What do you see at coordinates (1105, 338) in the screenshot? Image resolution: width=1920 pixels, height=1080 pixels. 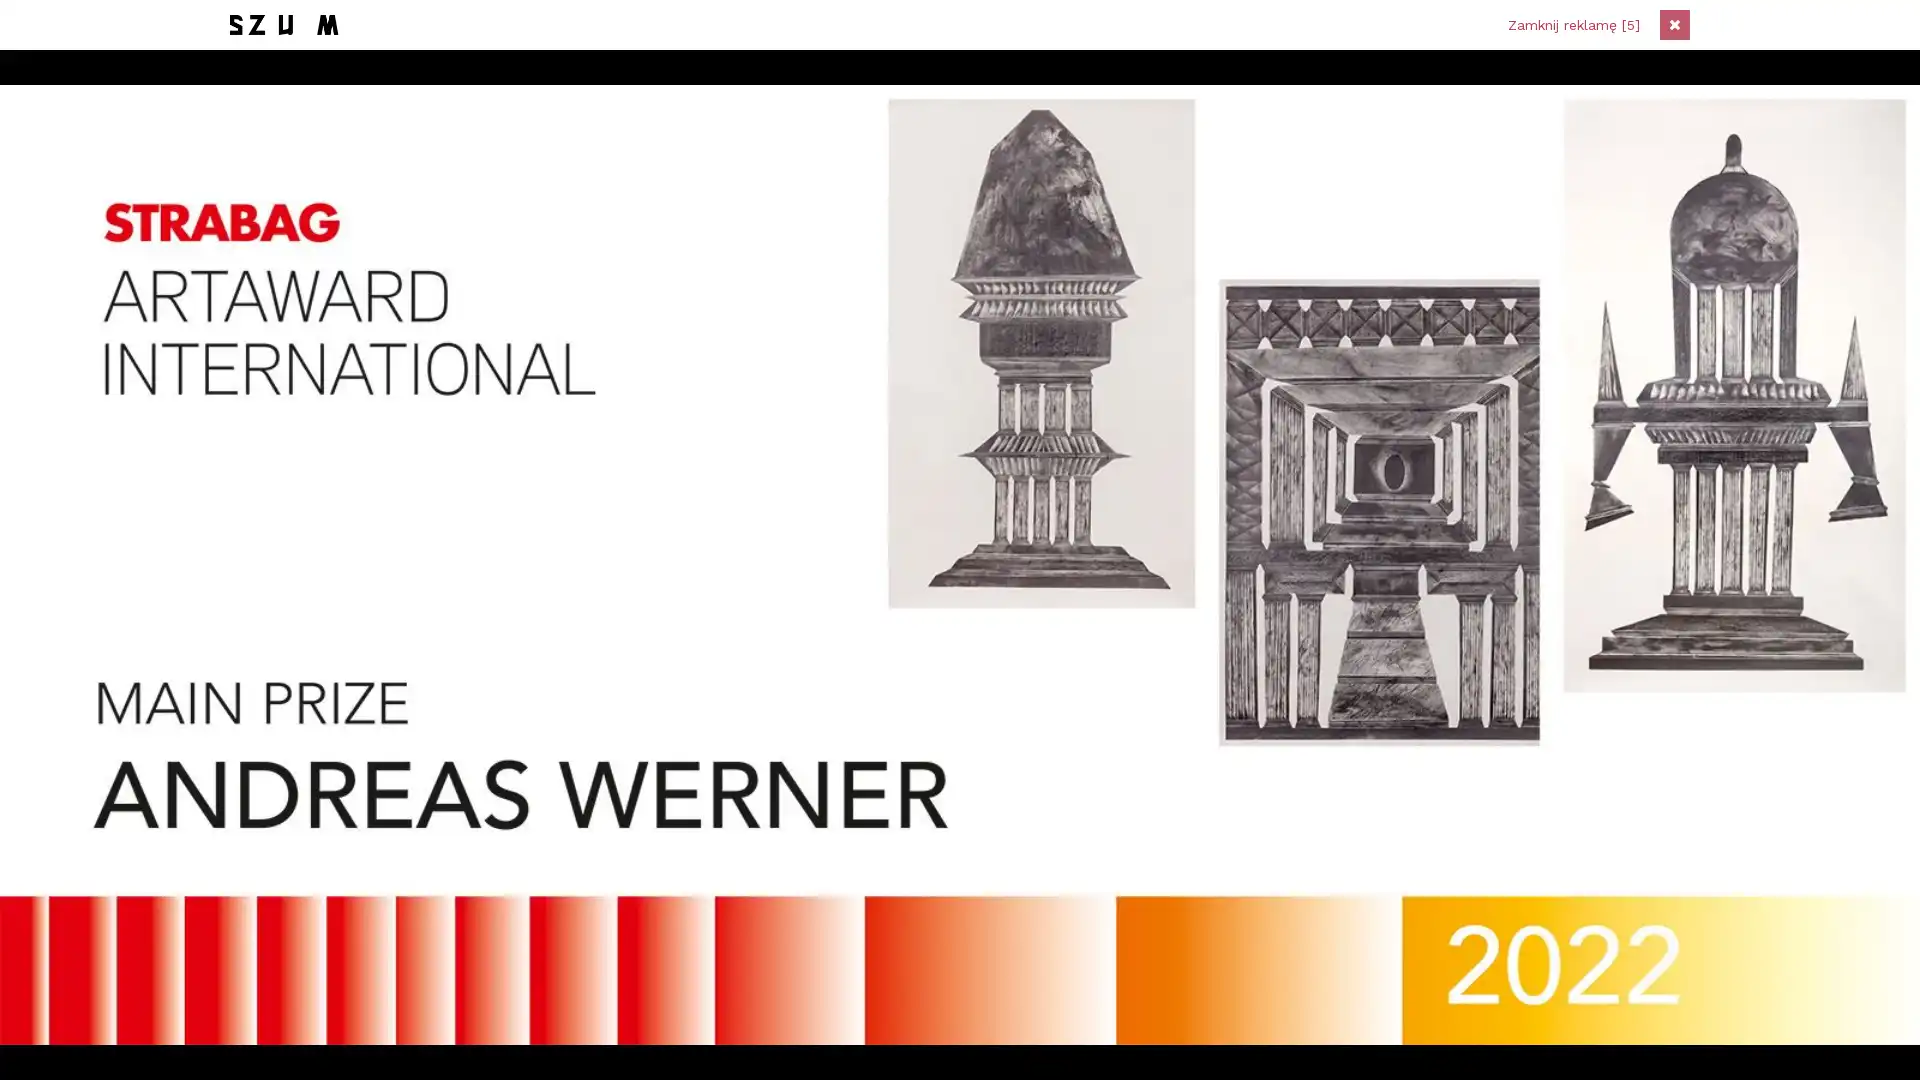 I see `Zapisz sie` at bounding box center [1105, 338].